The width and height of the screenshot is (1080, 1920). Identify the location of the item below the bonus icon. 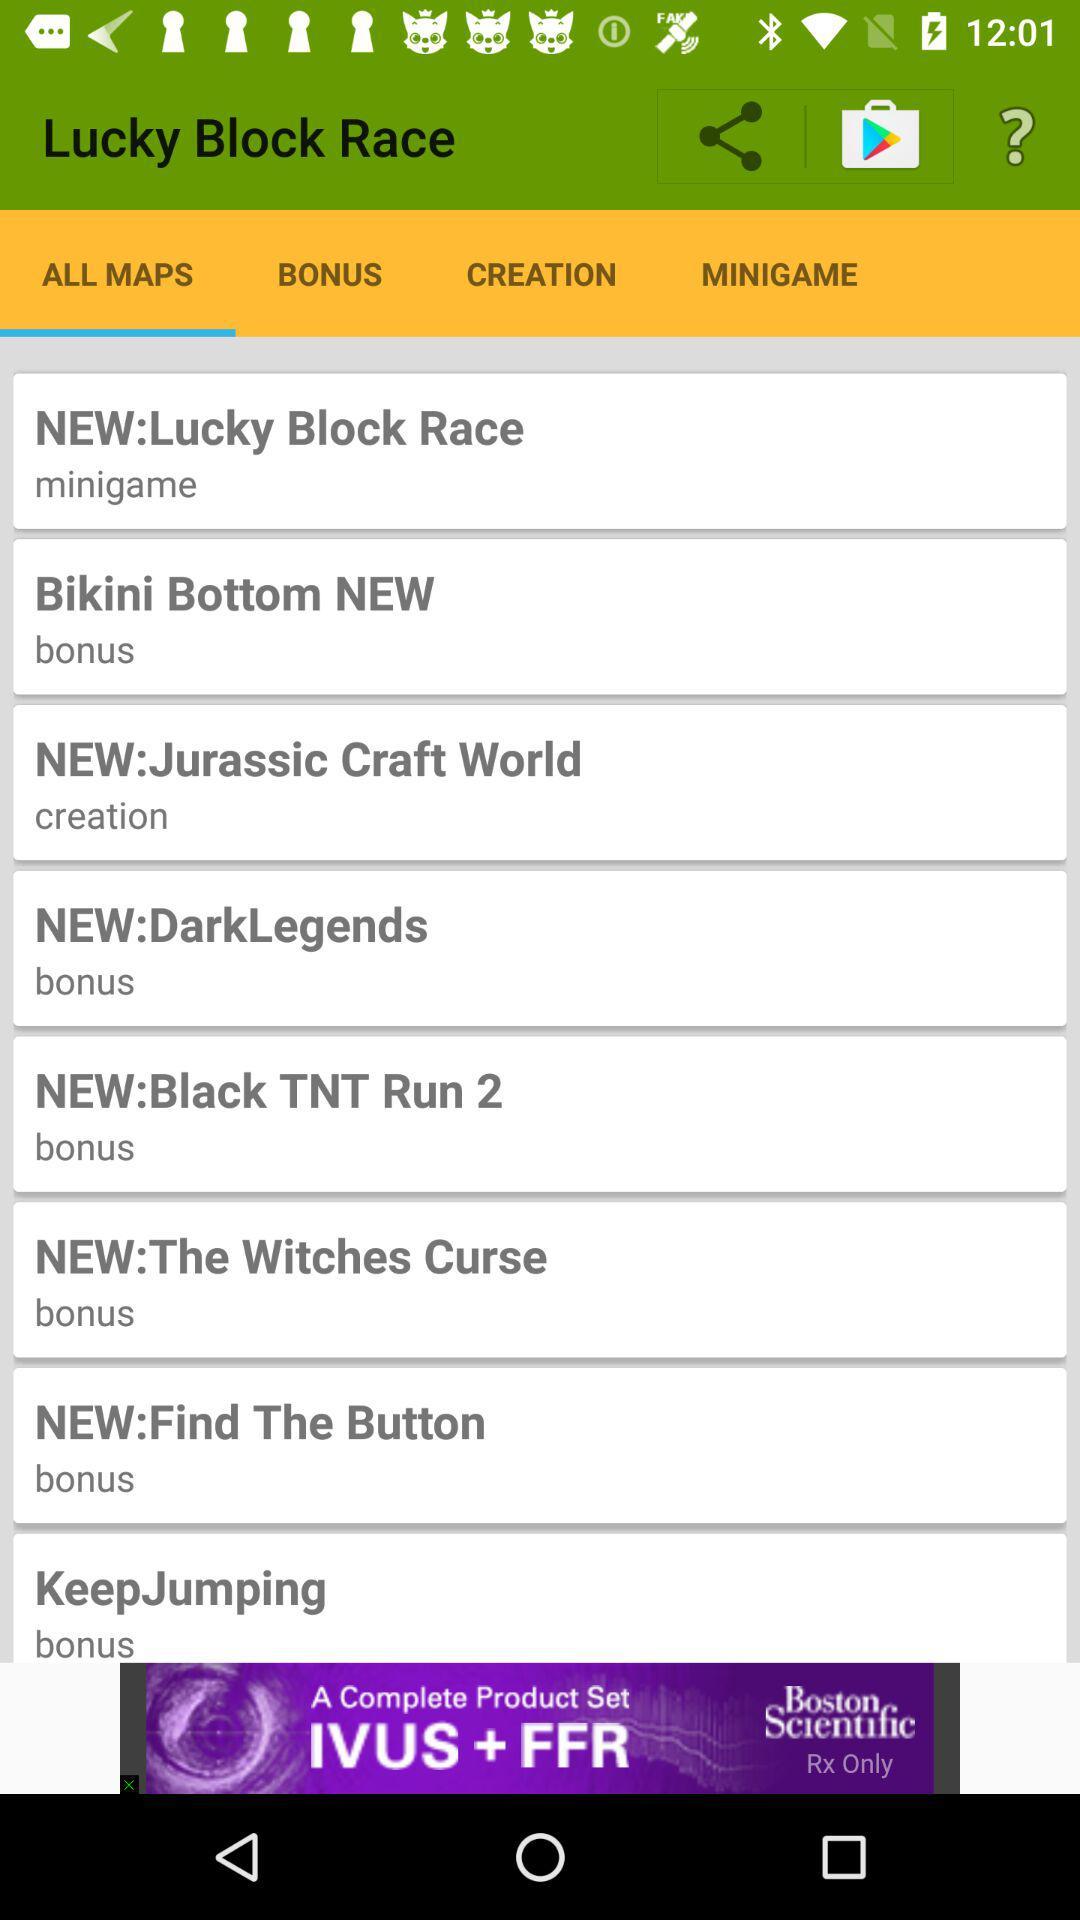
(540, 1585).